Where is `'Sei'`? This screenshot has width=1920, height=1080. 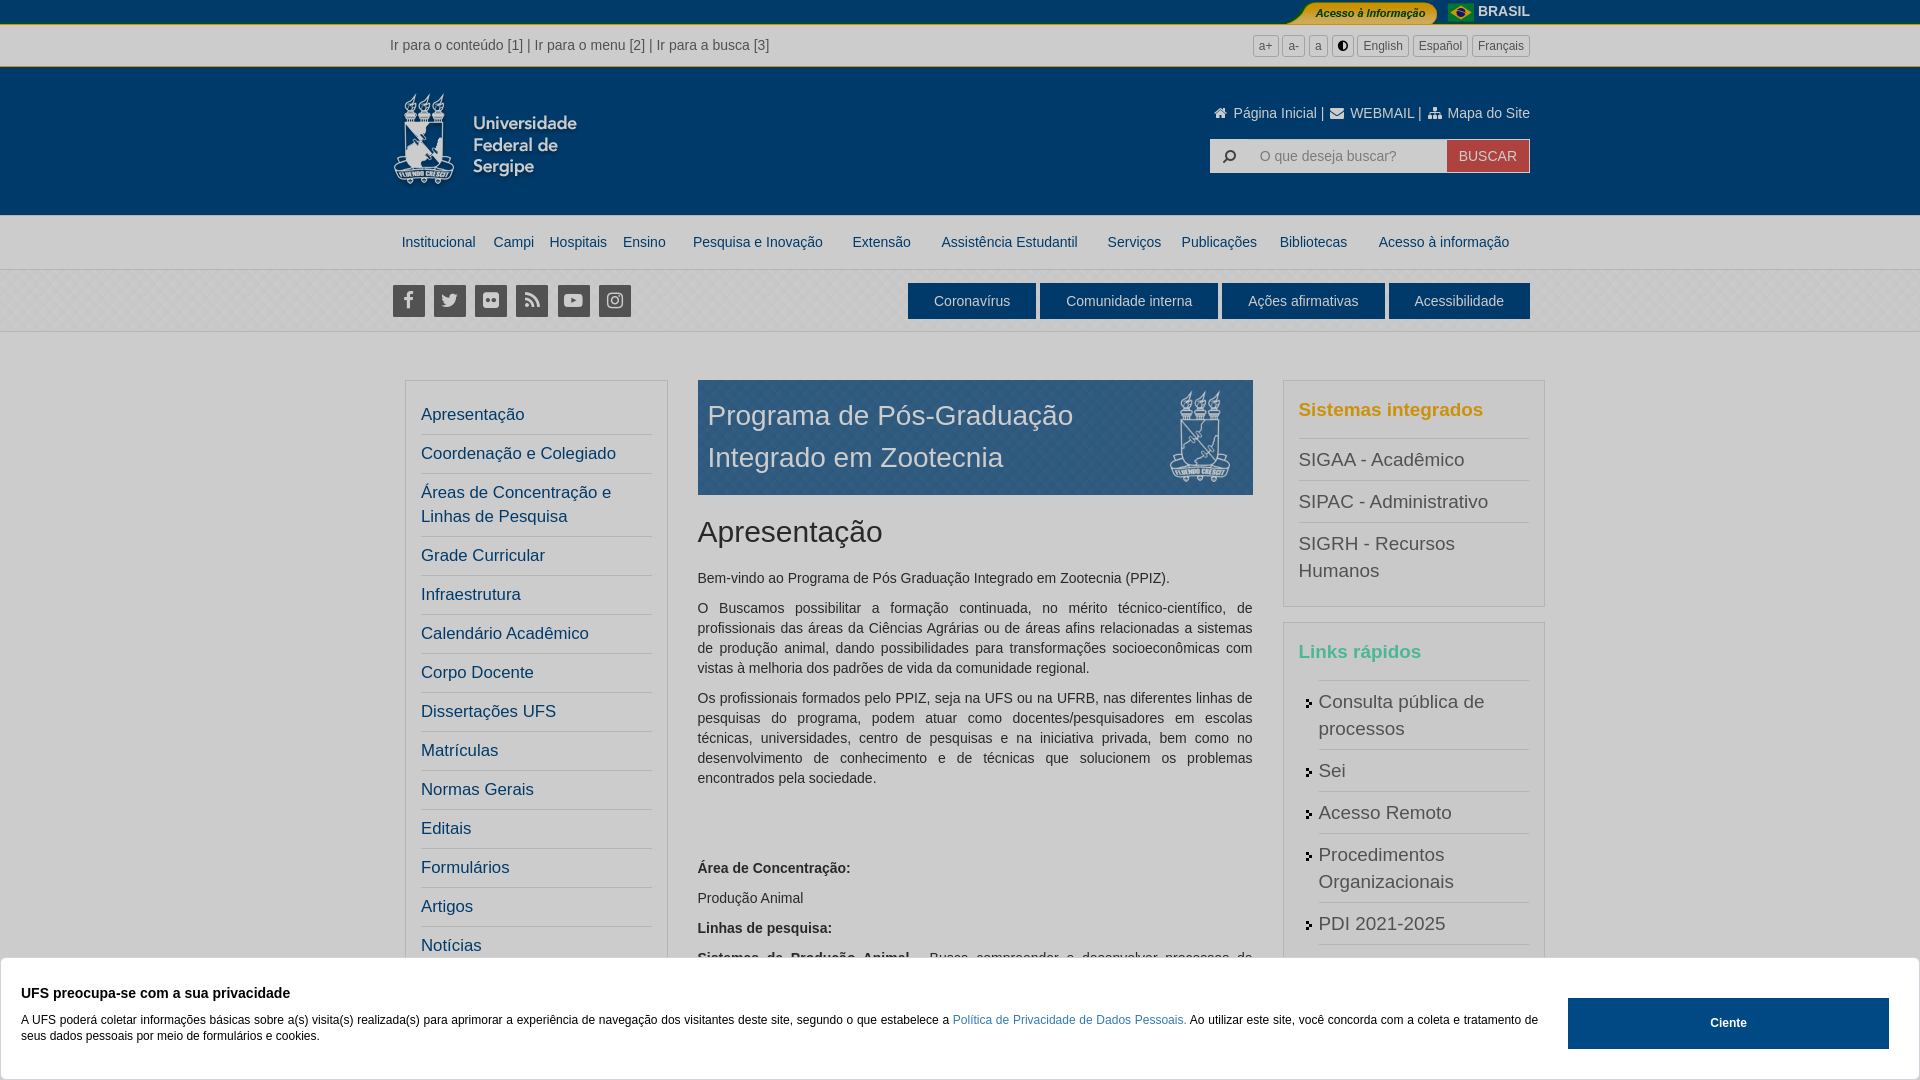
'Sei' is located at coordinates (1331, 769).